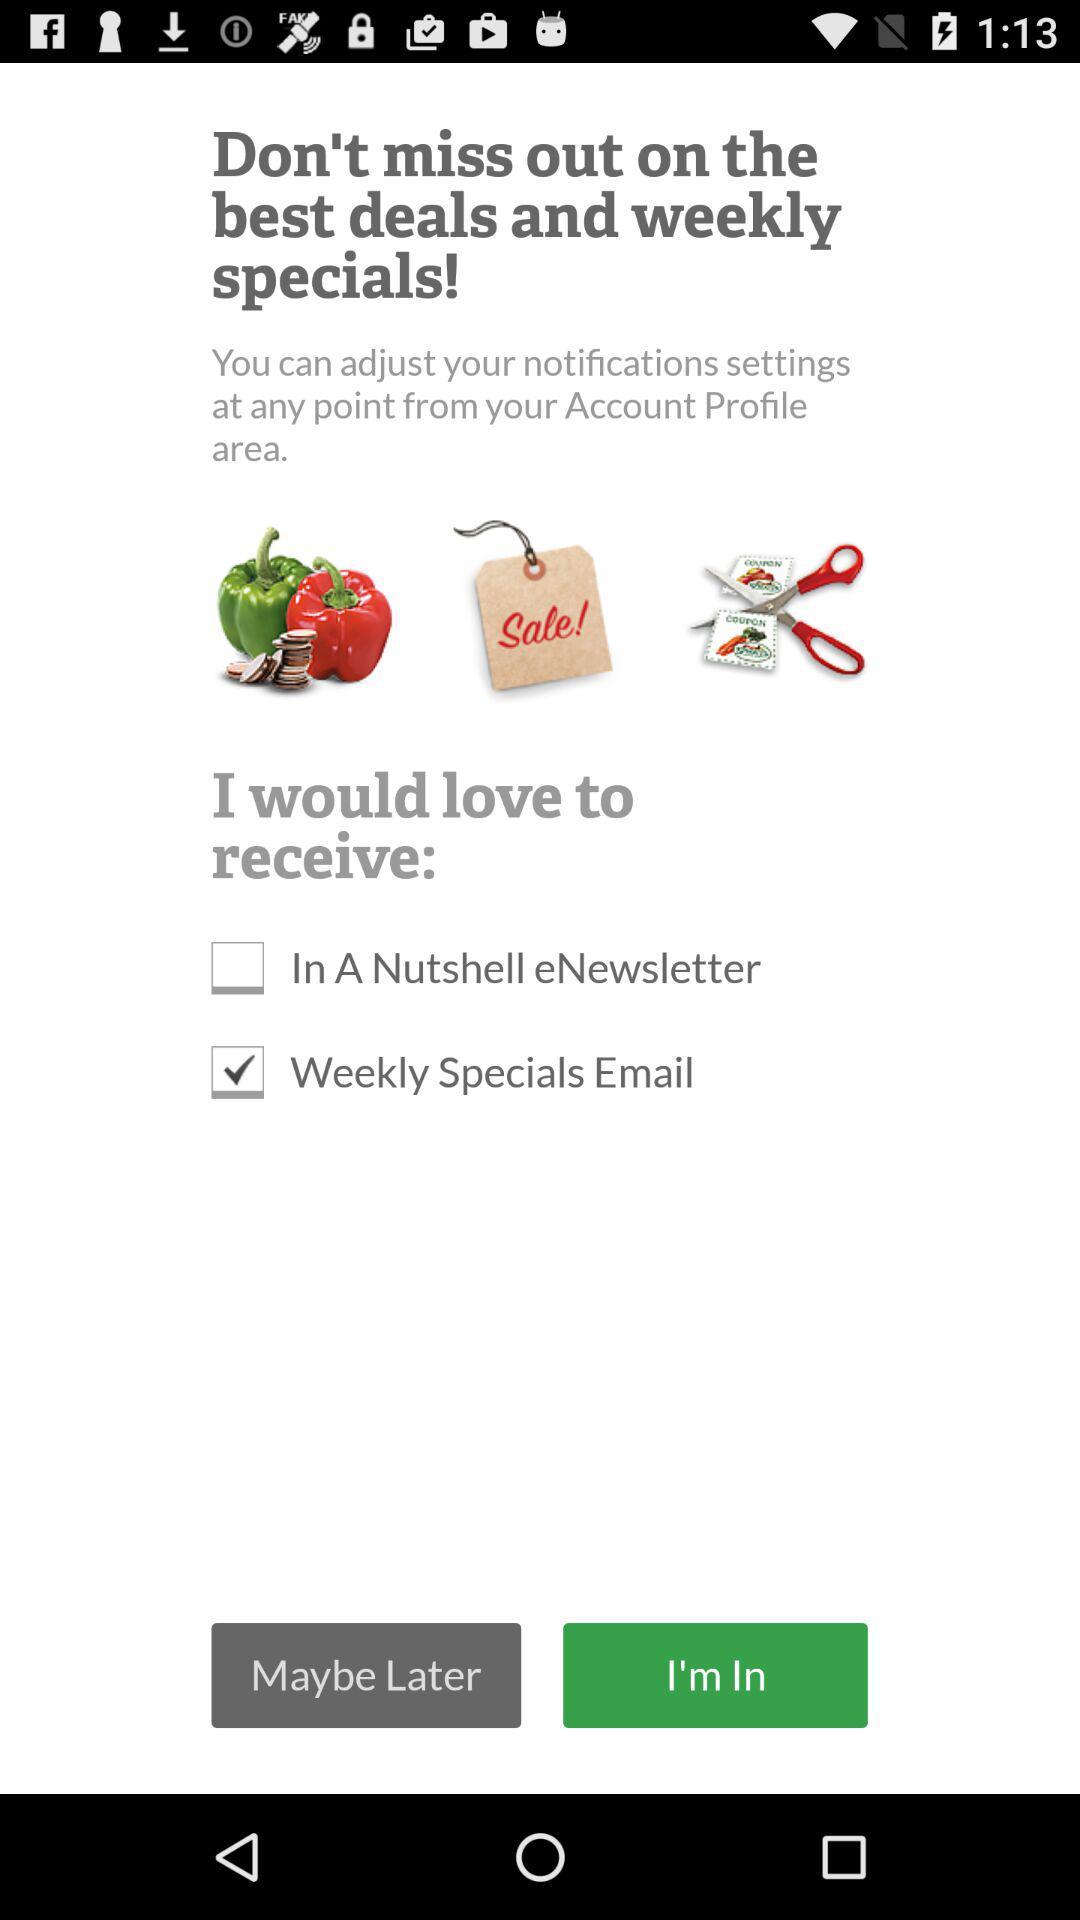 The image size is (1080, 1920). Describe the element at coordinates (714, 1675) in the screenshot. I see `the item below weekly specials email` at that location.